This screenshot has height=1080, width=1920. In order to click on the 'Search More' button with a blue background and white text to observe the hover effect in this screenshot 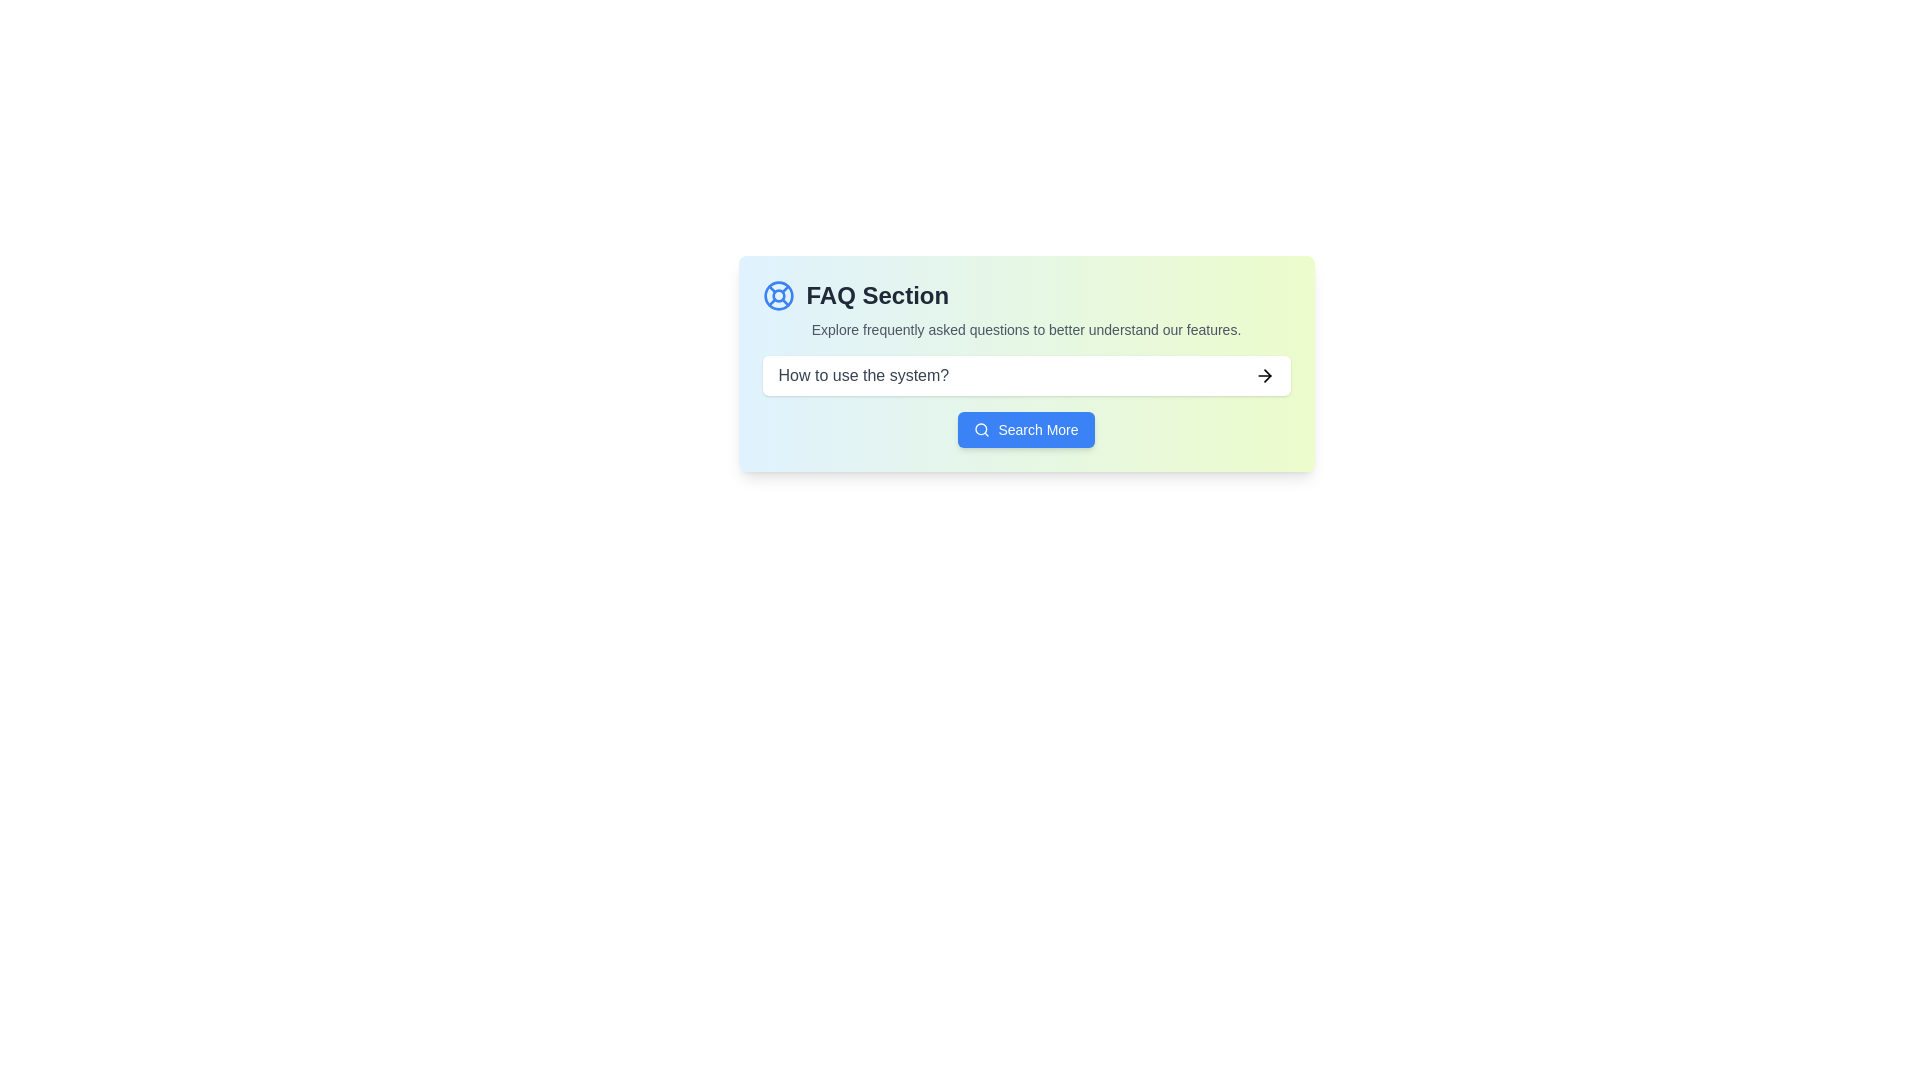, I will do `click(1026, 428)`.